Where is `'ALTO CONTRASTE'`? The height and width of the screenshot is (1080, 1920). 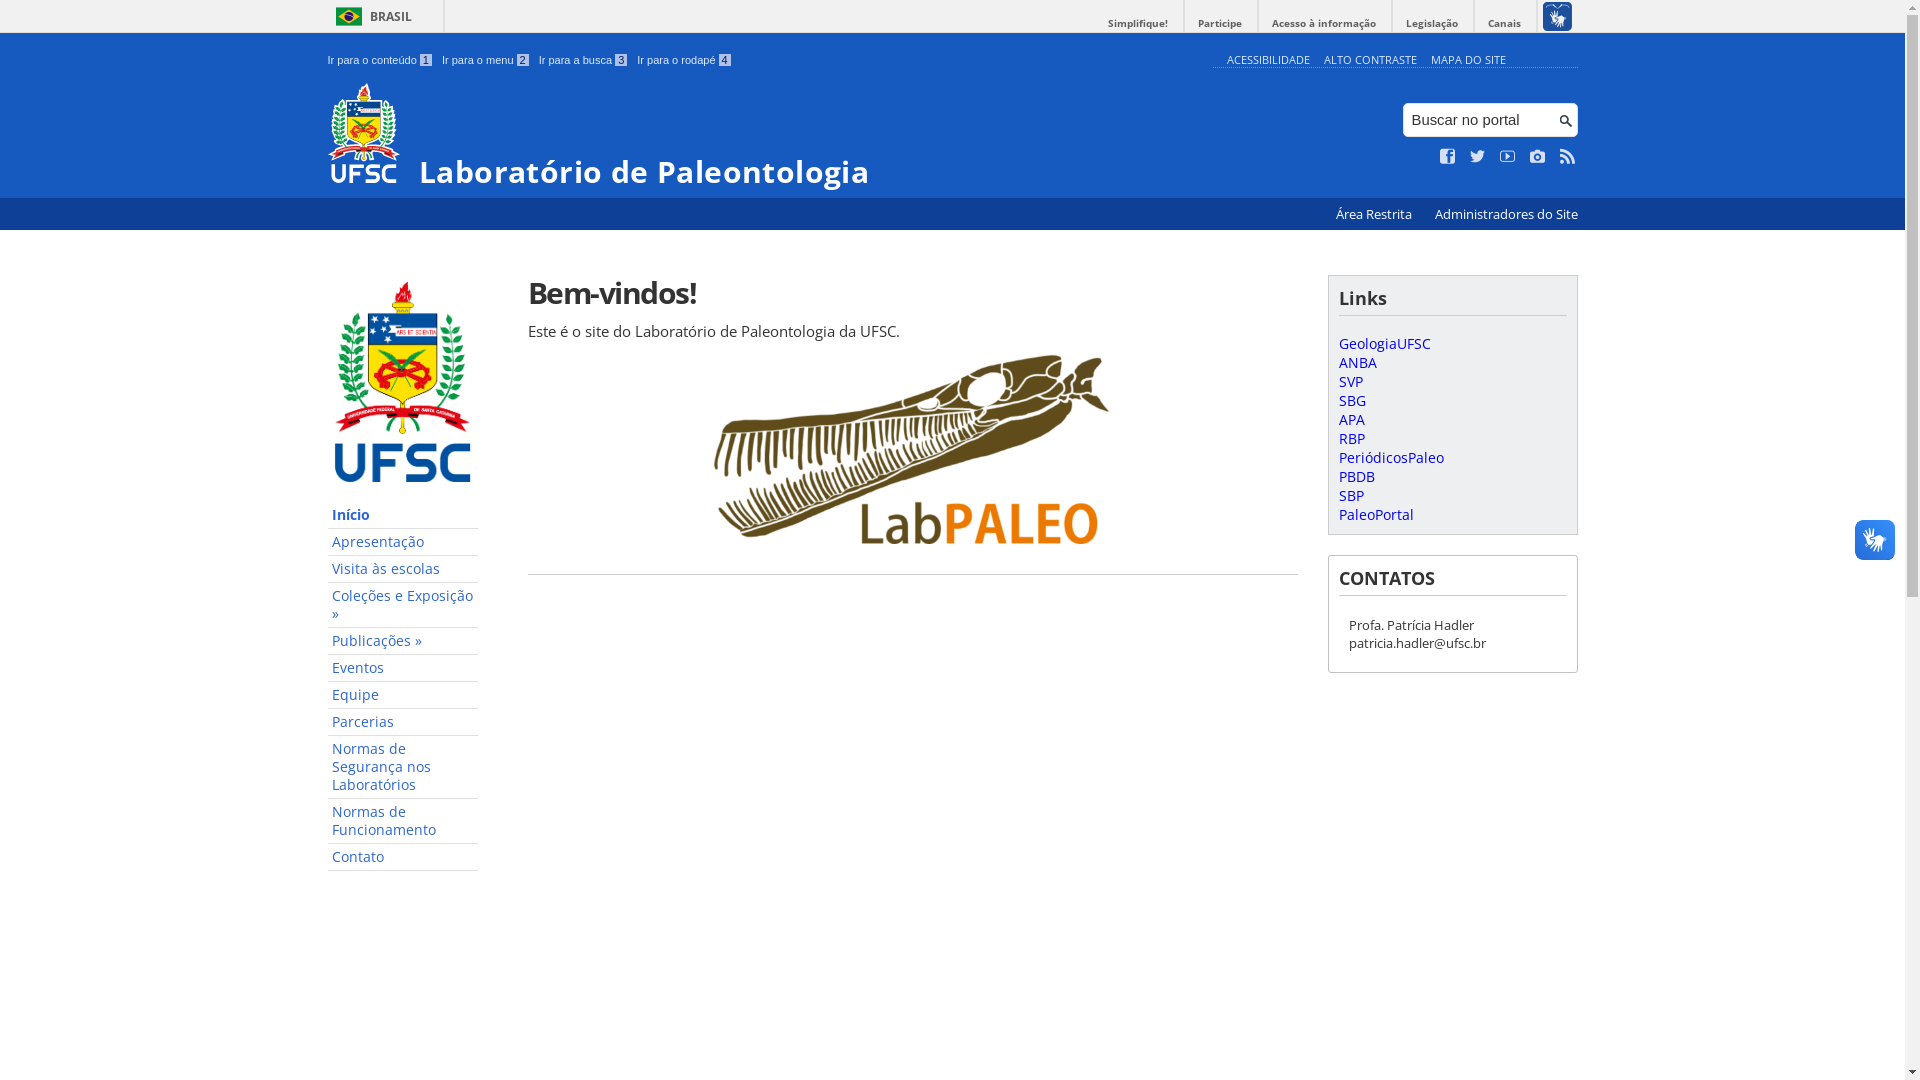 'ALTO CONTRASTE' is located at coordinates (1324, 58).